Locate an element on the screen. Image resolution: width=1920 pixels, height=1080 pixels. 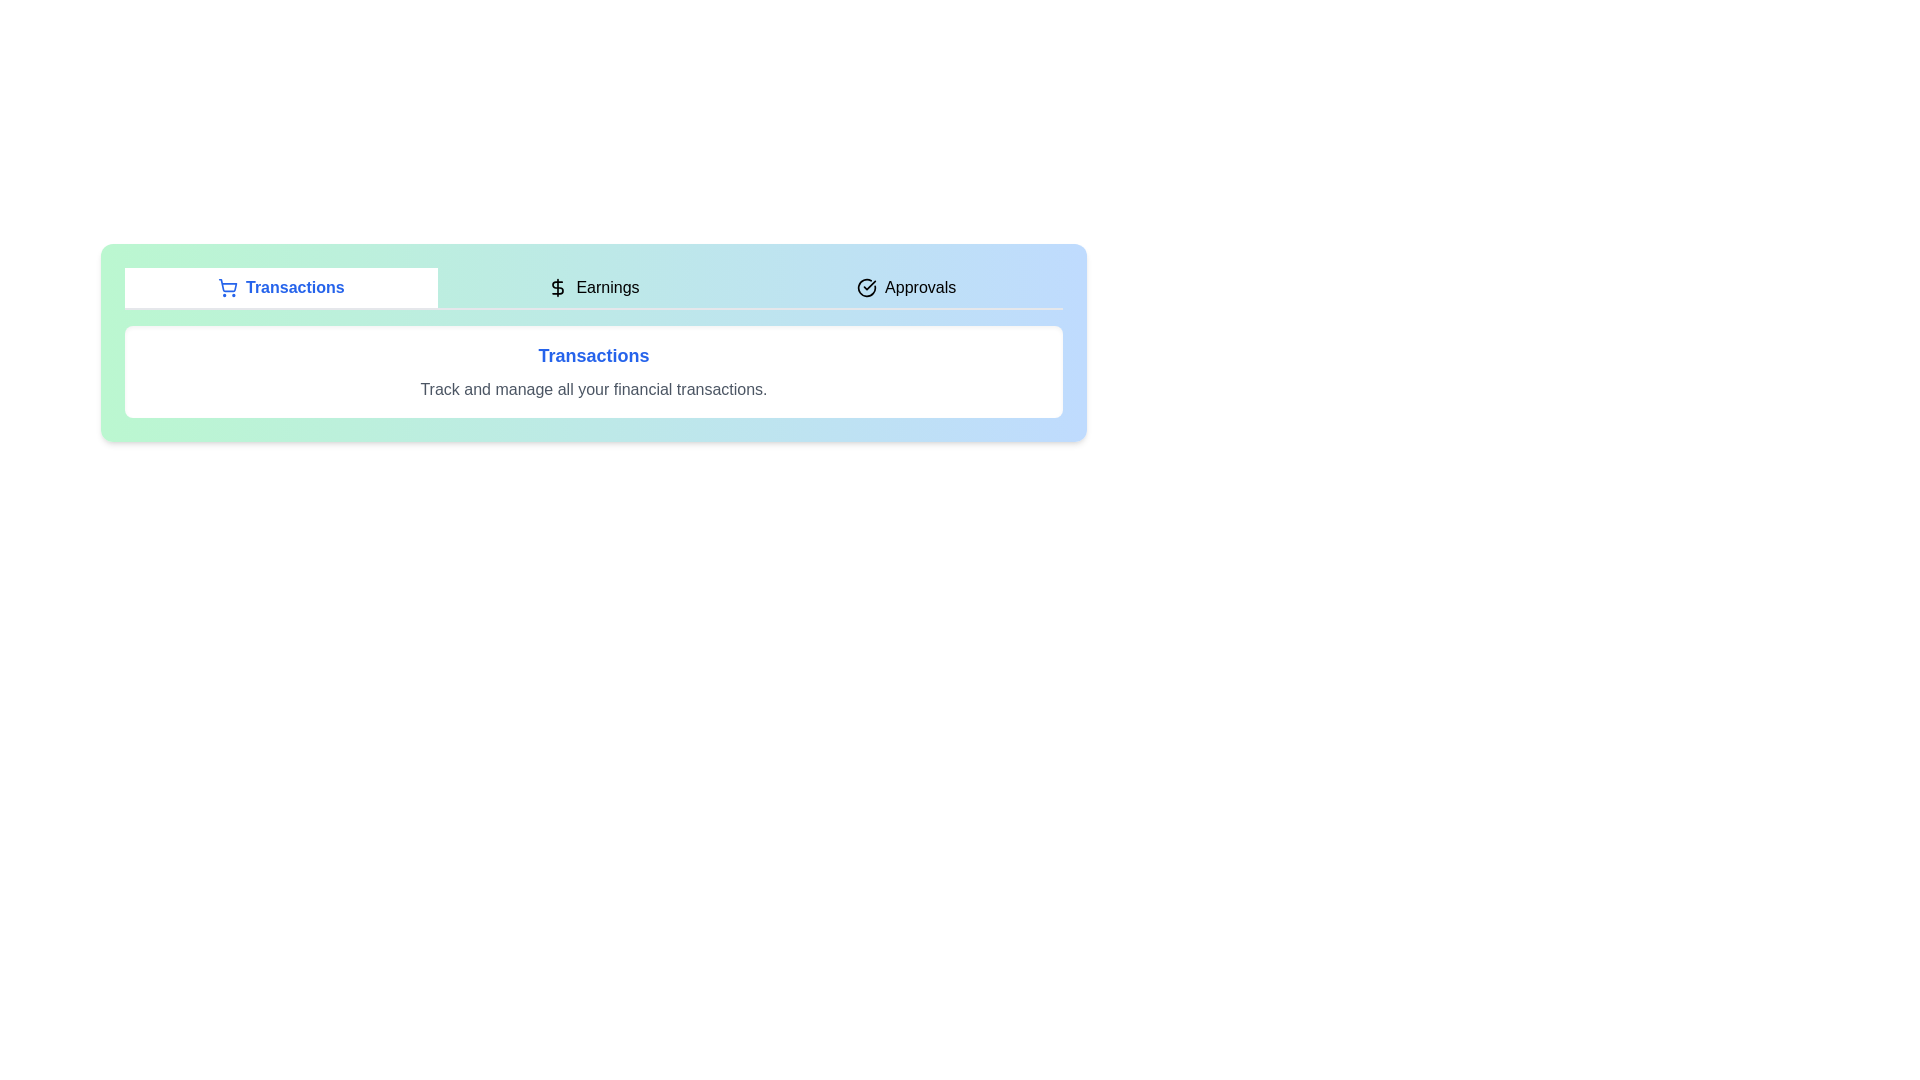
the tab labeled Earnings to observe visual feedback is located at coordinates (593, 288).